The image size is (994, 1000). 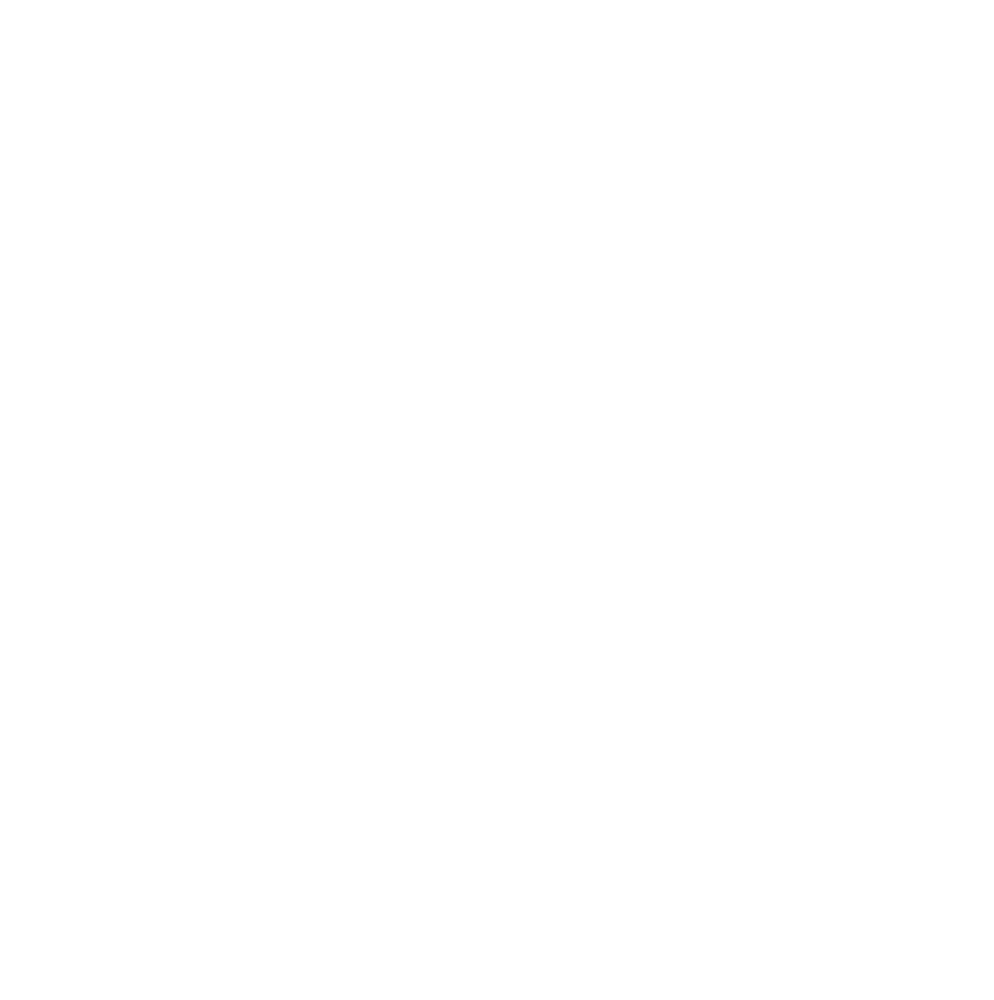 What do you see at coordinates (248, 69) in the screenshot?
I see `'Questi cookie sono essenziali per il corretto funzionamento del sito web. Senza questi cookie, il sito web non funzionerebbe correttamente'` at bounding box center [248, 69].